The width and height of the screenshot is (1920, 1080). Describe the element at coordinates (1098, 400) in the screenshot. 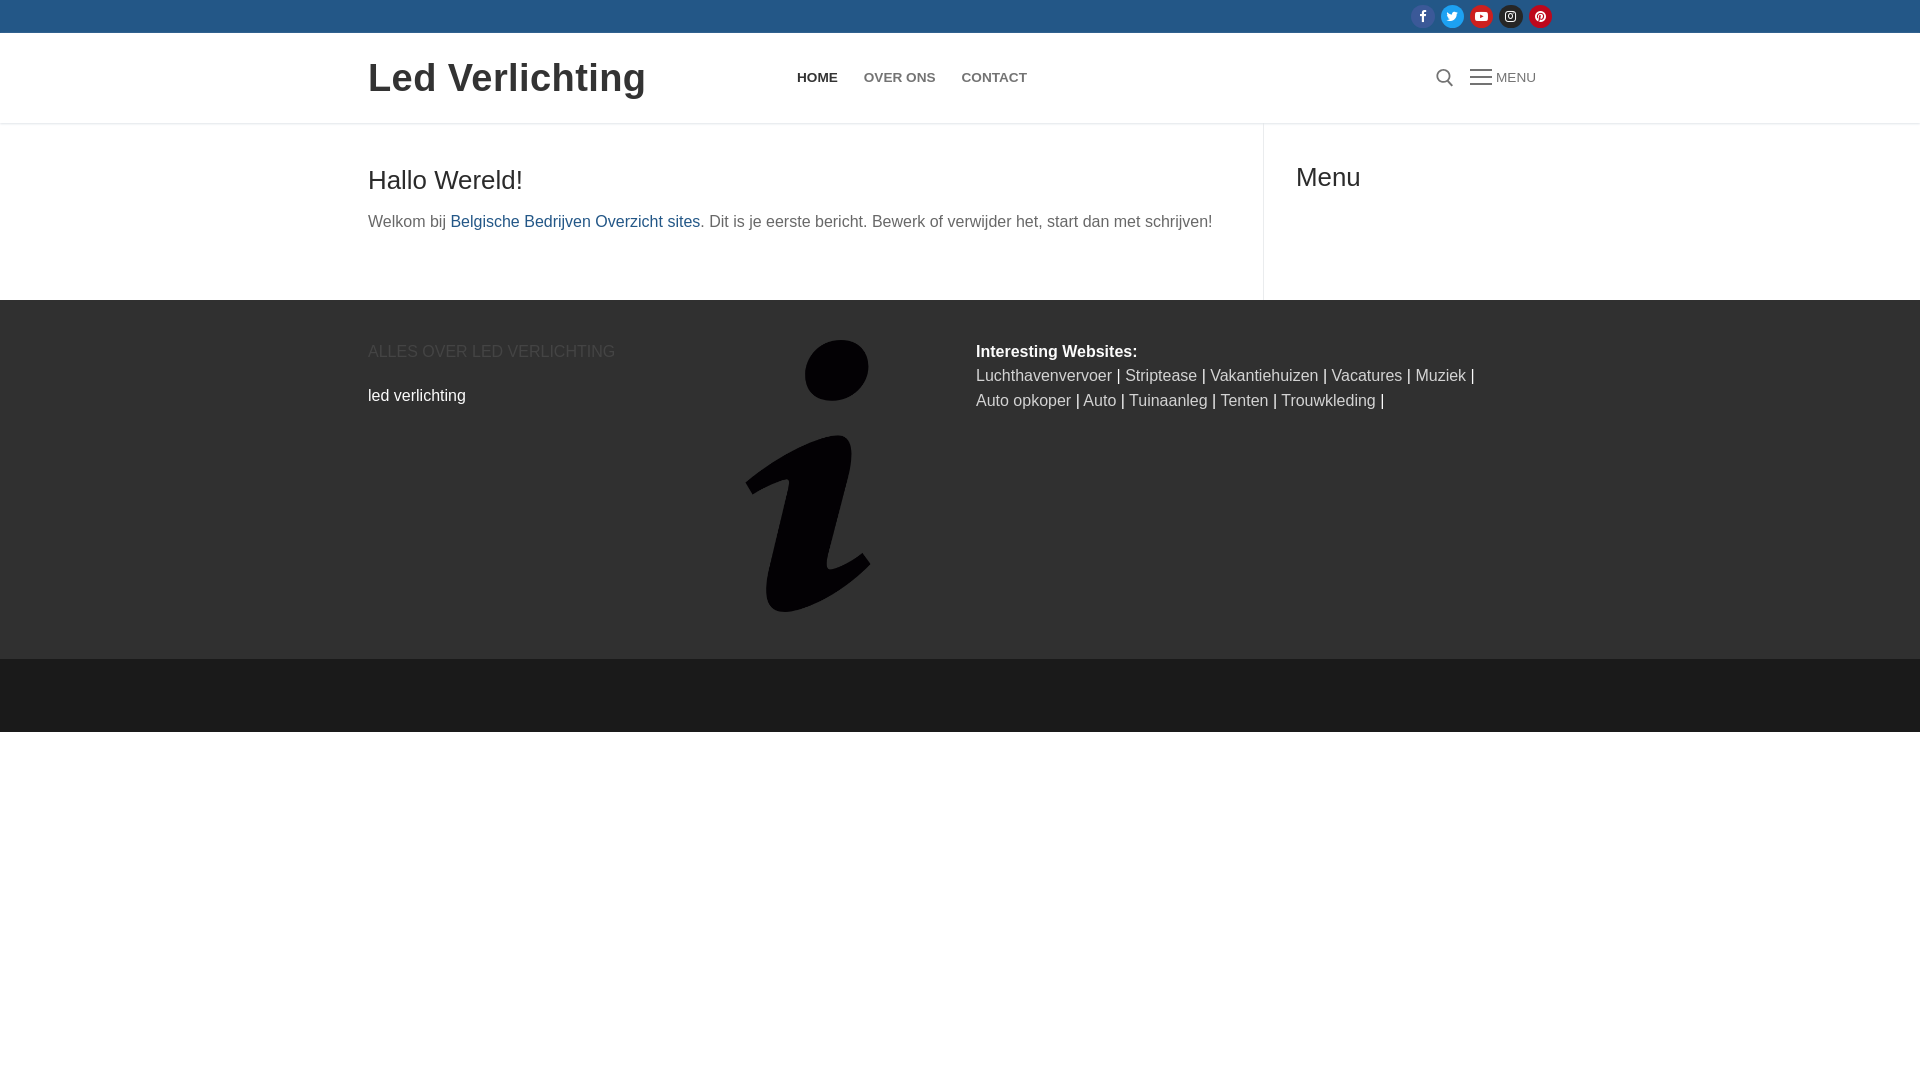

I see `'Auto'` at that location.